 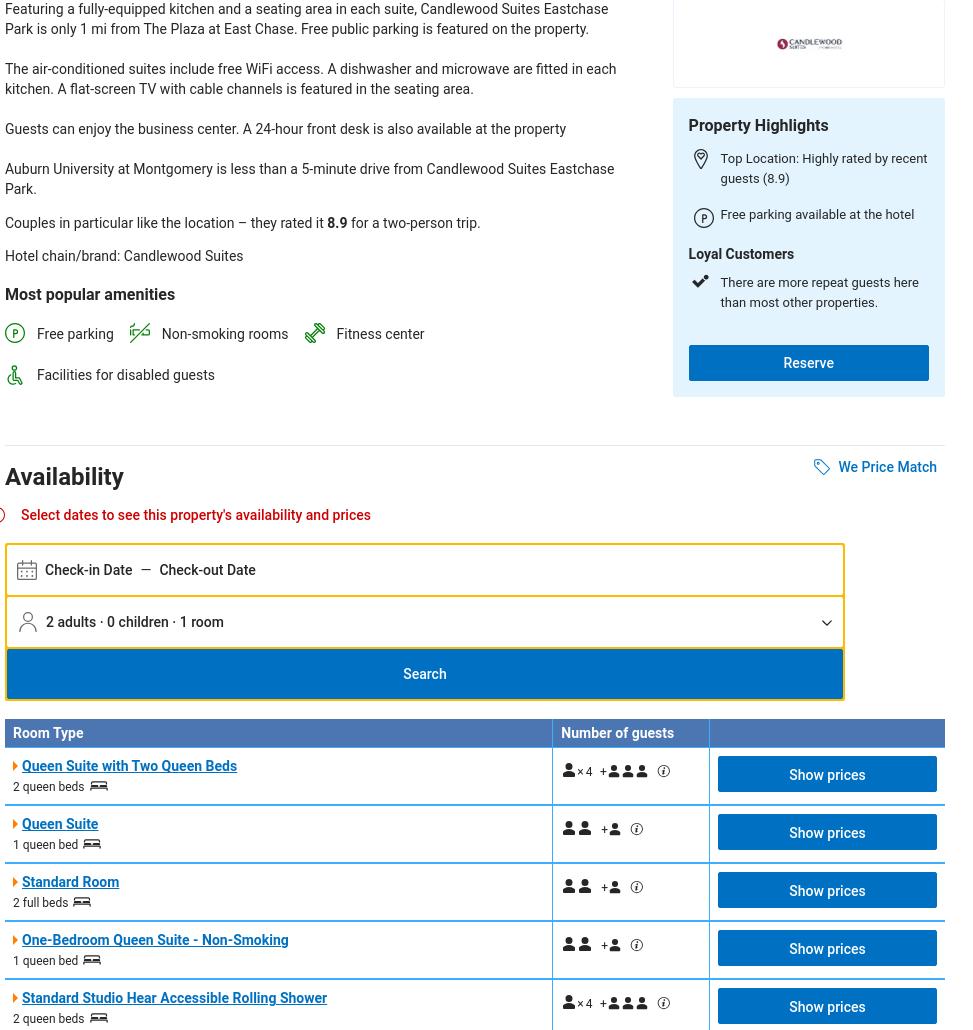 I want to click on 'Number of guests', so click(x=617, y=733).